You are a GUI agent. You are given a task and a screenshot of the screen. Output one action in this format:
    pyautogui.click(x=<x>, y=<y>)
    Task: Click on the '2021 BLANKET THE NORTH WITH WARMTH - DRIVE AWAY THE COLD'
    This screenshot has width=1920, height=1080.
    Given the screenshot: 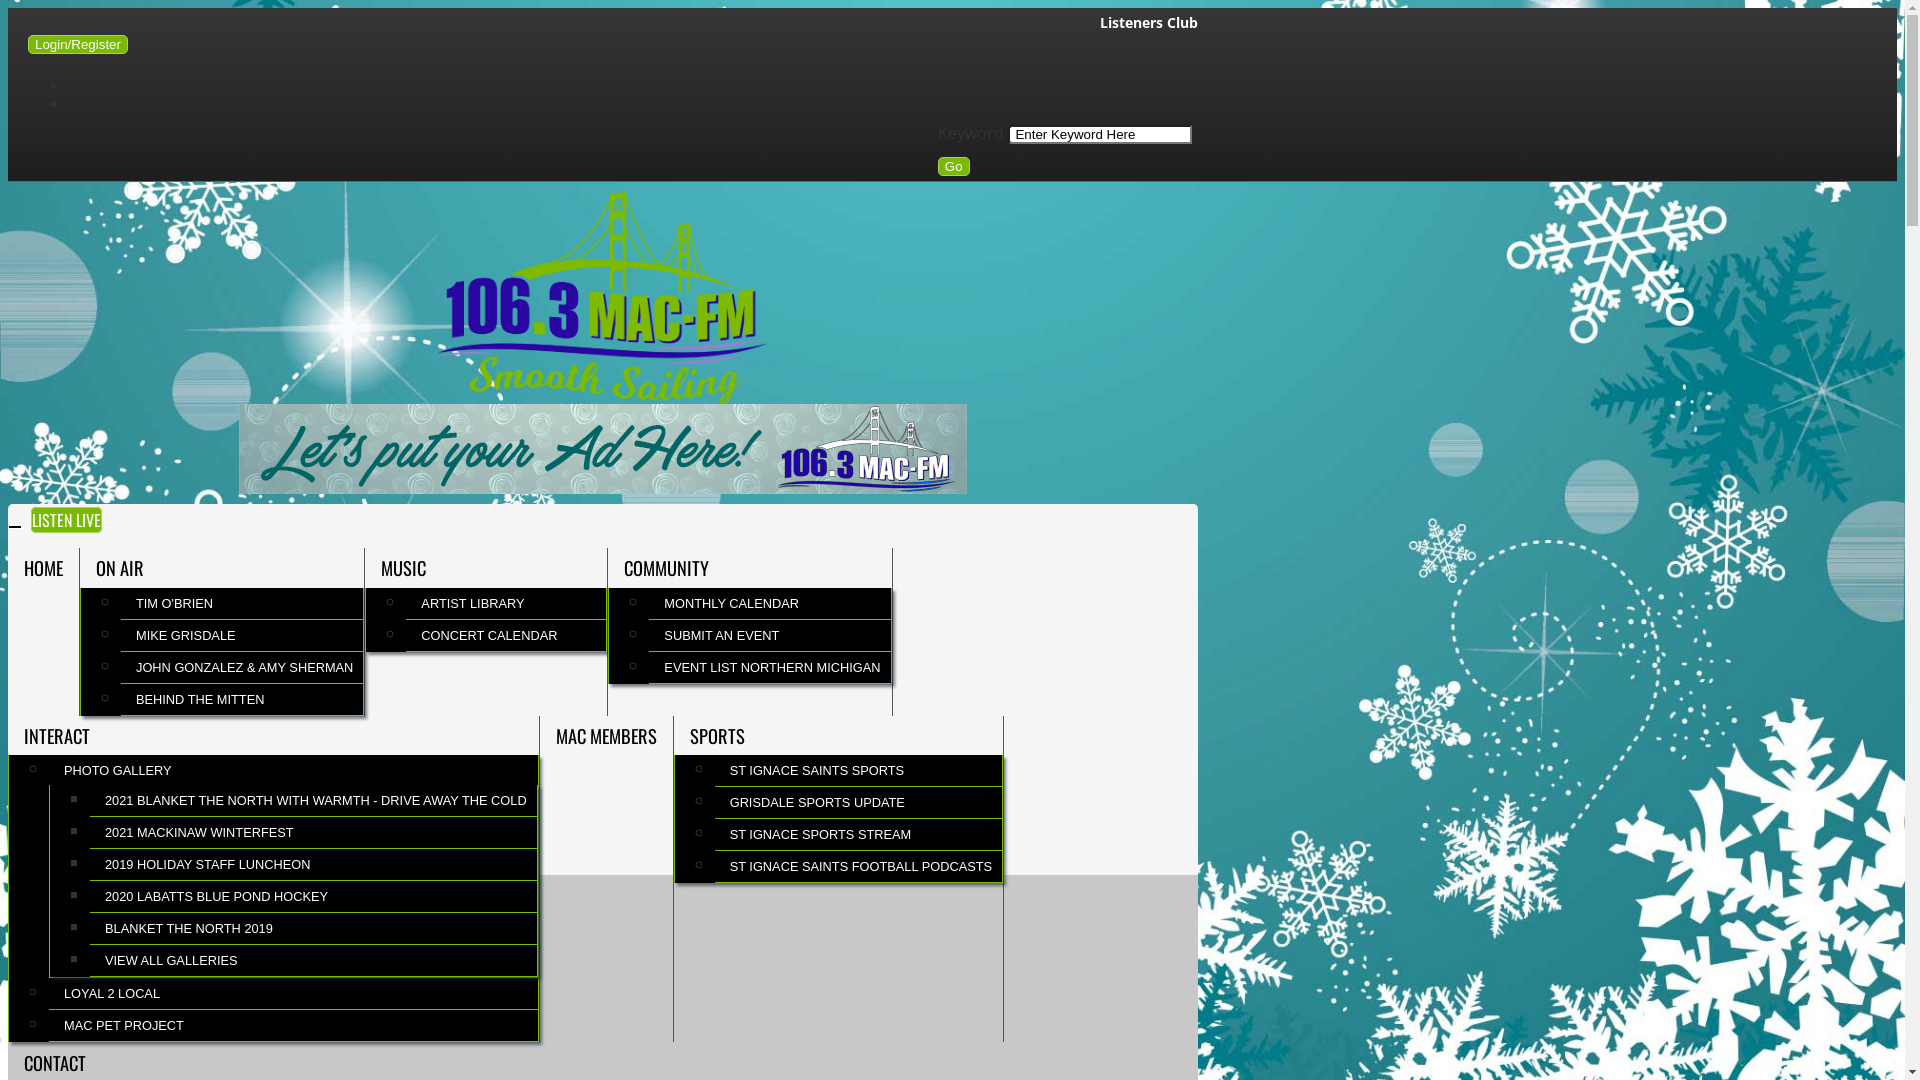 What is the action you would take?
    pyautogui.click(x=312, y=799)
    